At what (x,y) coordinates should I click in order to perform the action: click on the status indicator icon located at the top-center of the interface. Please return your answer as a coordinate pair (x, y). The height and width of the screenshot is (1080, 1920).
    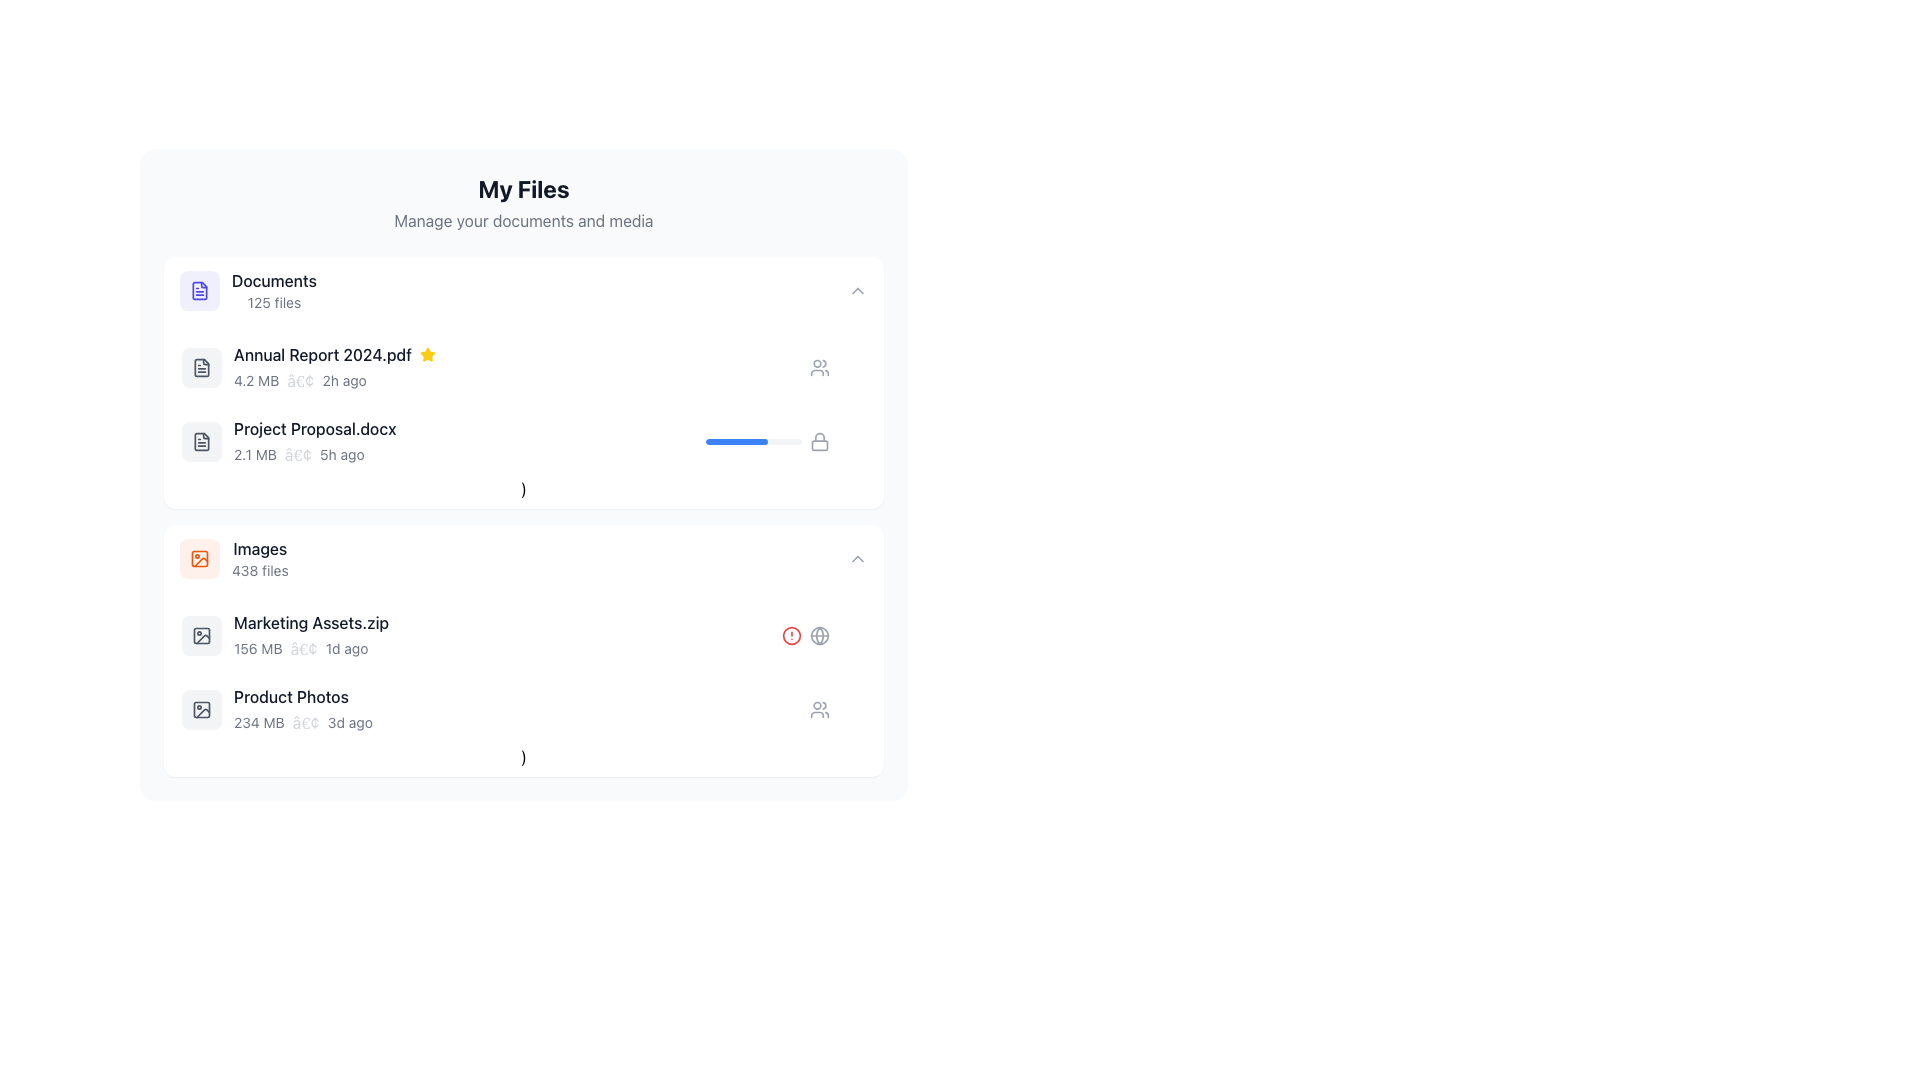
    Looking at the image, I should click on (426, 353).